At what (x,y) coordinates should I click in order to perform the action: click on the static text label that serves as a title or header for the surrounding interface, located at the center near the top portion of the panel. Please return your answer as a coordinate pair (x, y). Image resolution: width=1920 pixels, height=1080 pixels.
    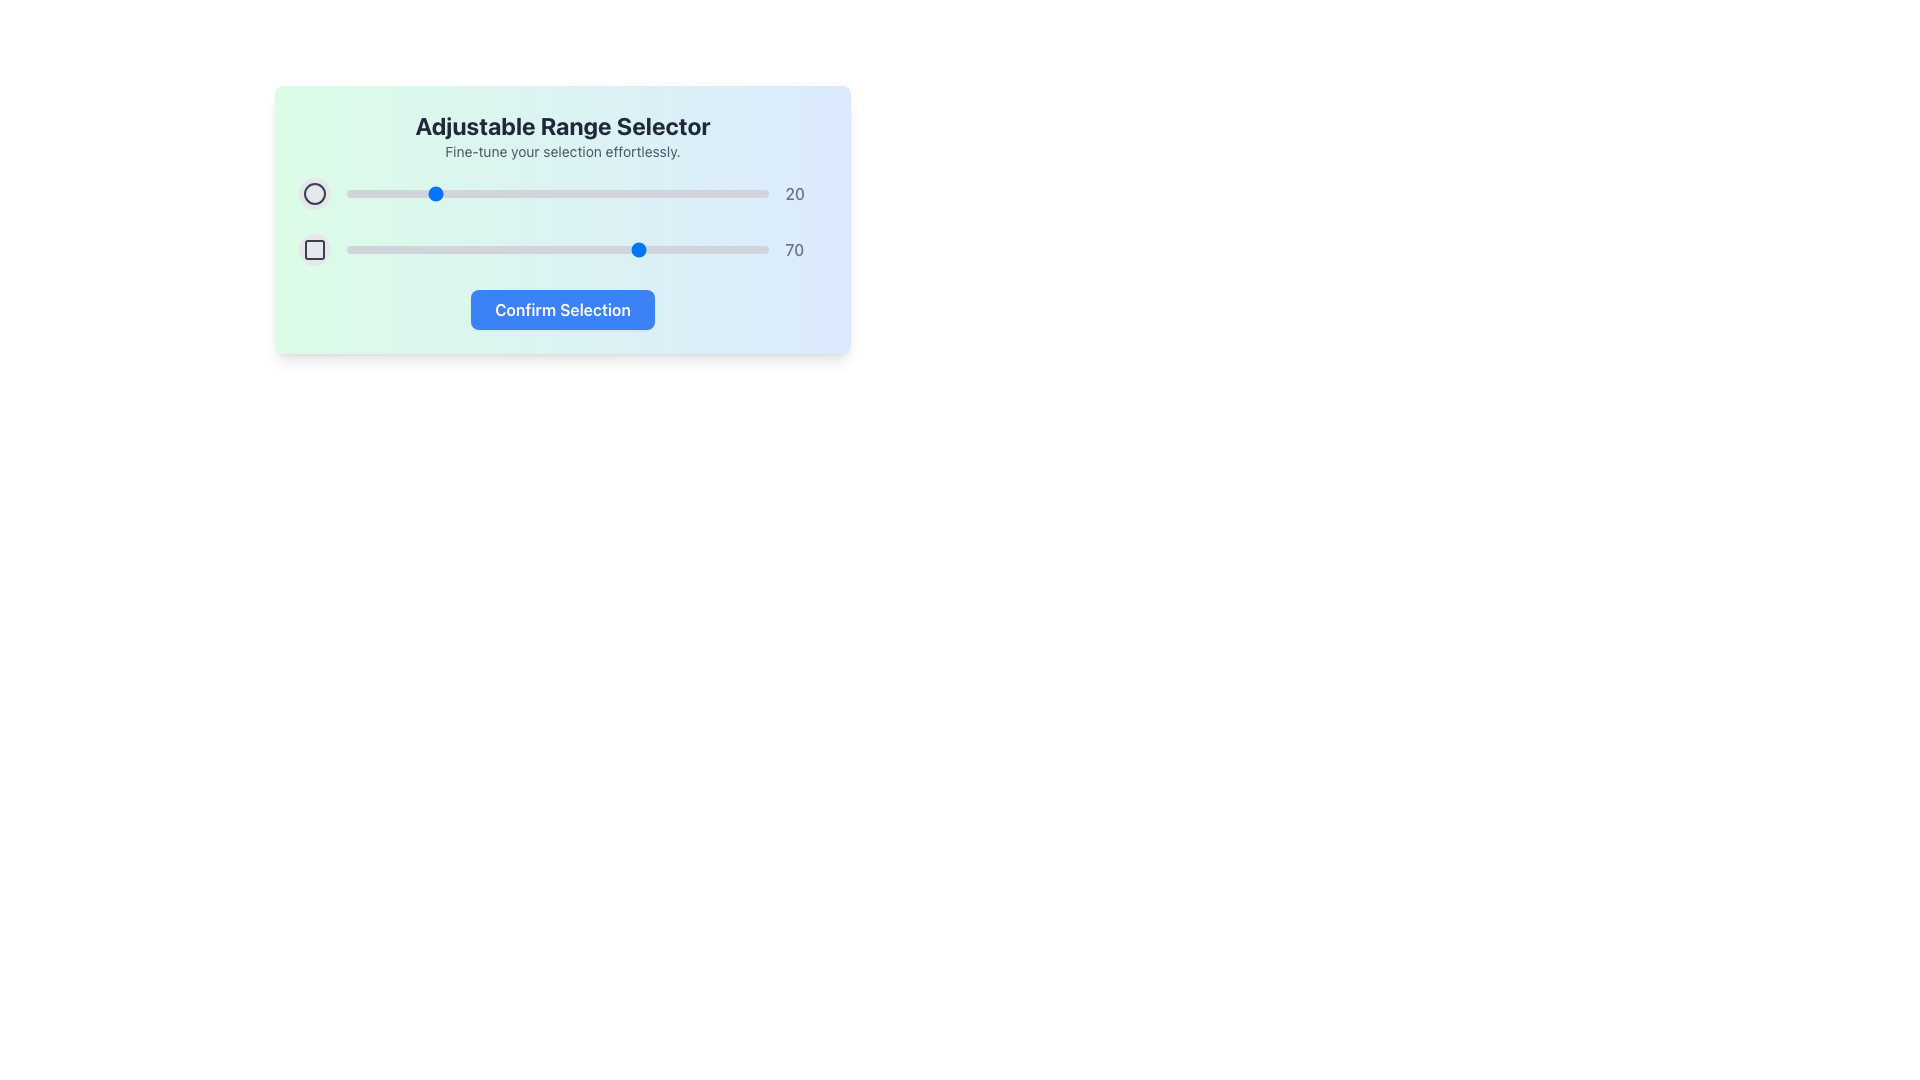
    Looking at the image, I should click on (561, 126).